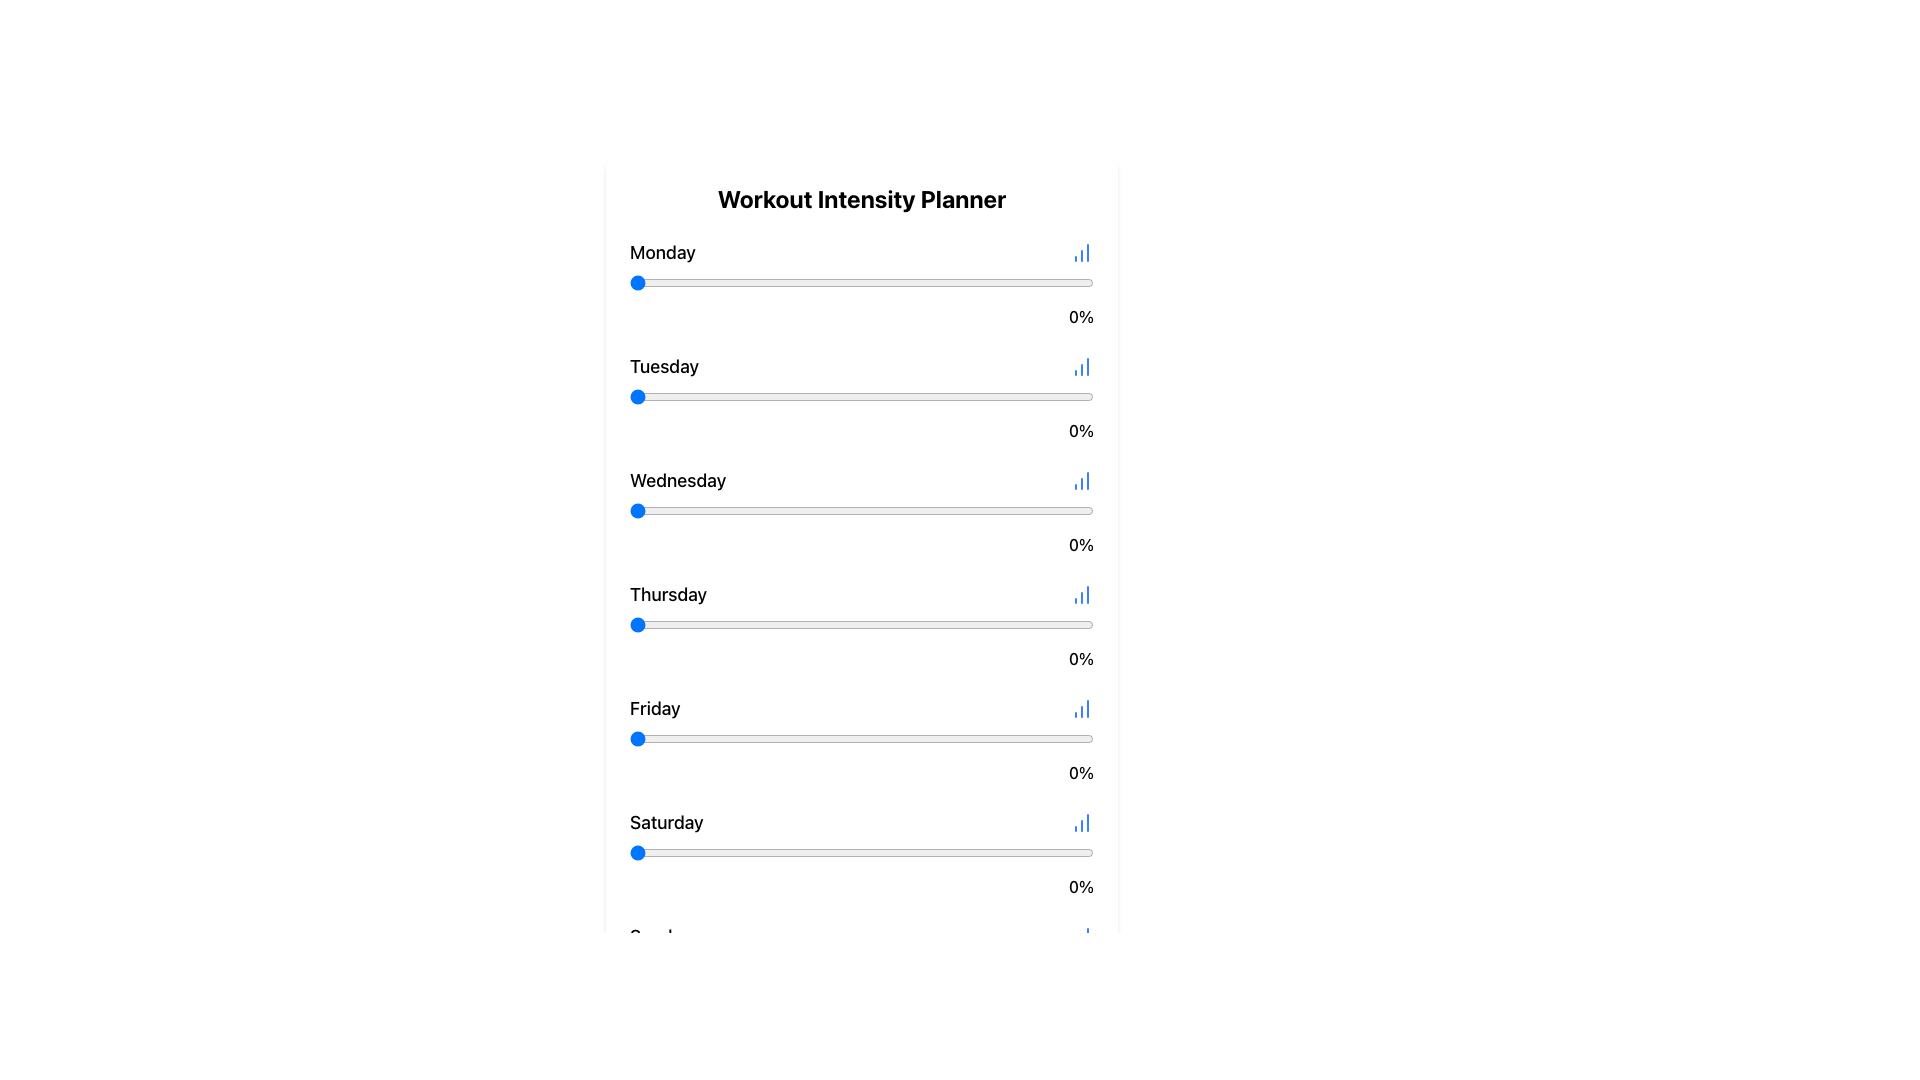  Describe the element at coordinates (676, 397) in the screenshot. I see `the Tuesday intensity level` at that location.